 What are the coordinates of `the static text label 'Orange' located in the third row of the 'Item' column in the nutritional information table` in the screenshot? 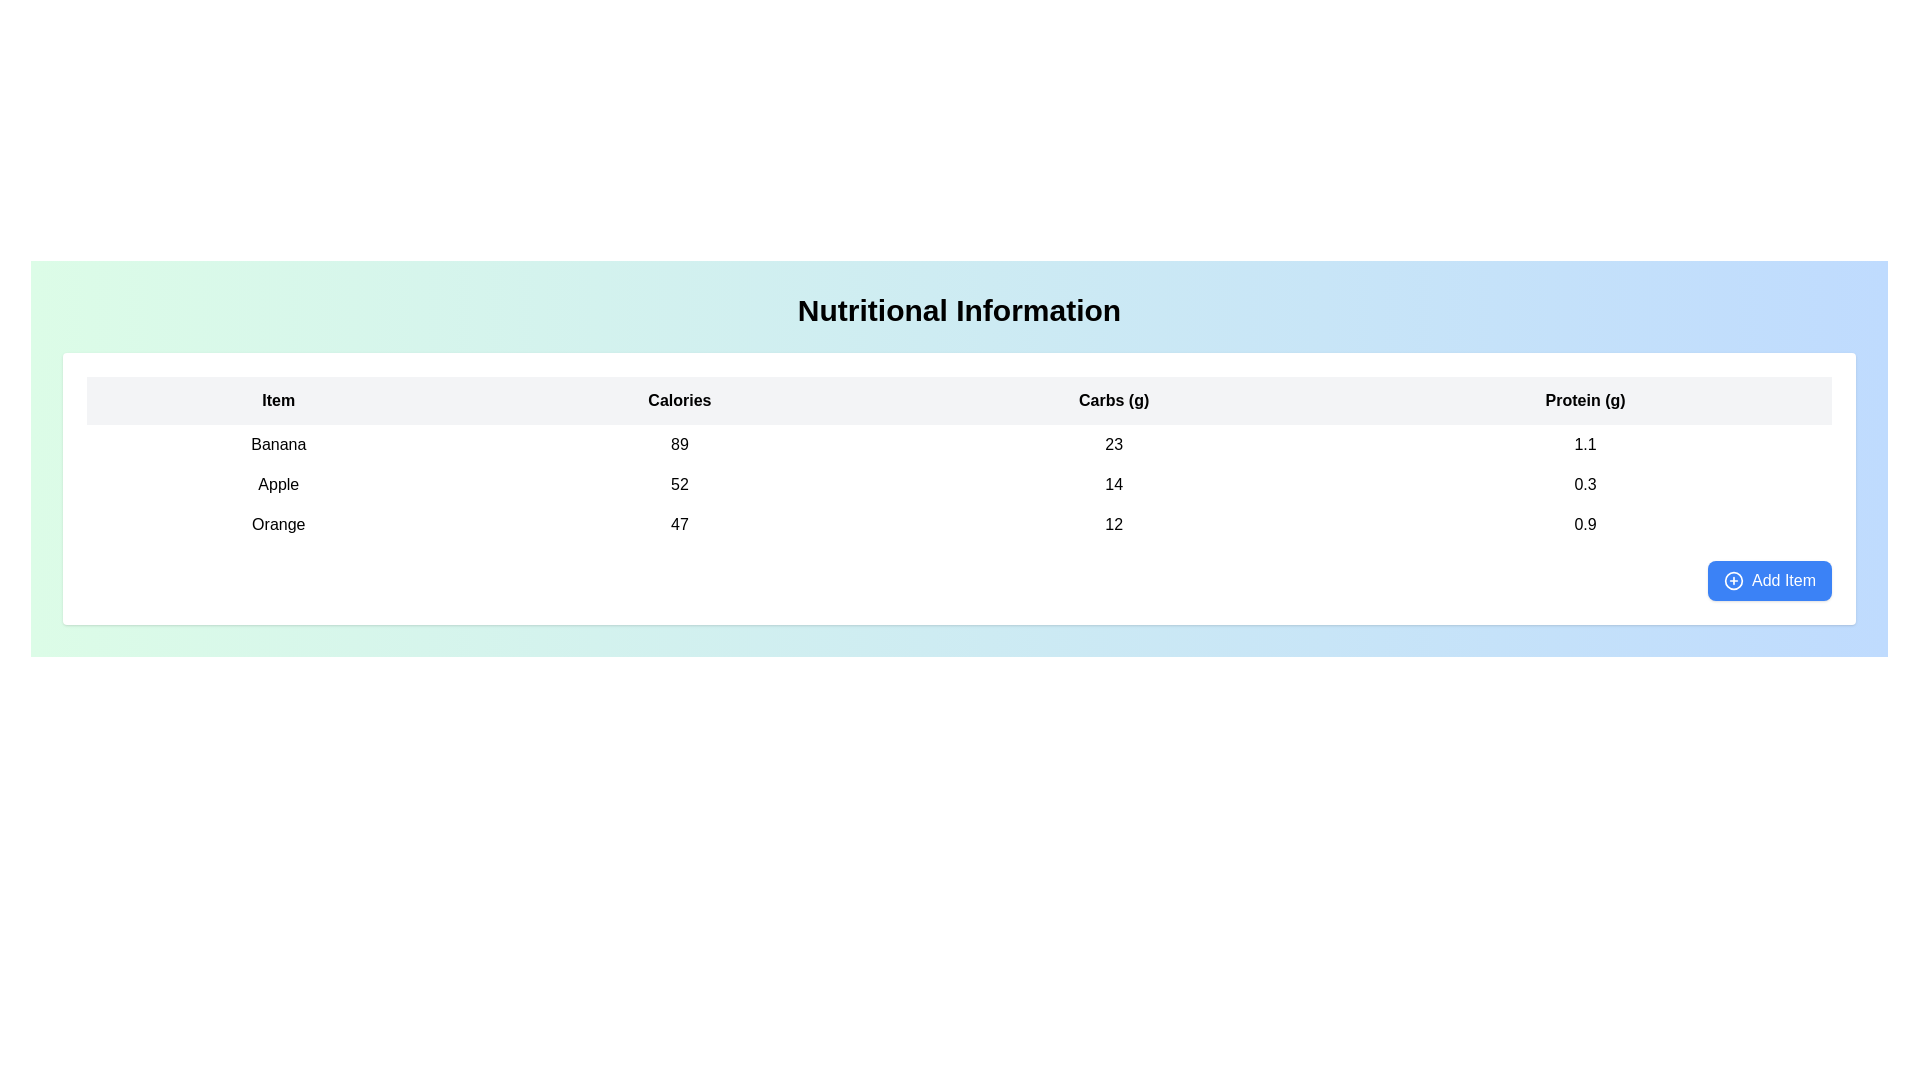 It's located at (277, 523).